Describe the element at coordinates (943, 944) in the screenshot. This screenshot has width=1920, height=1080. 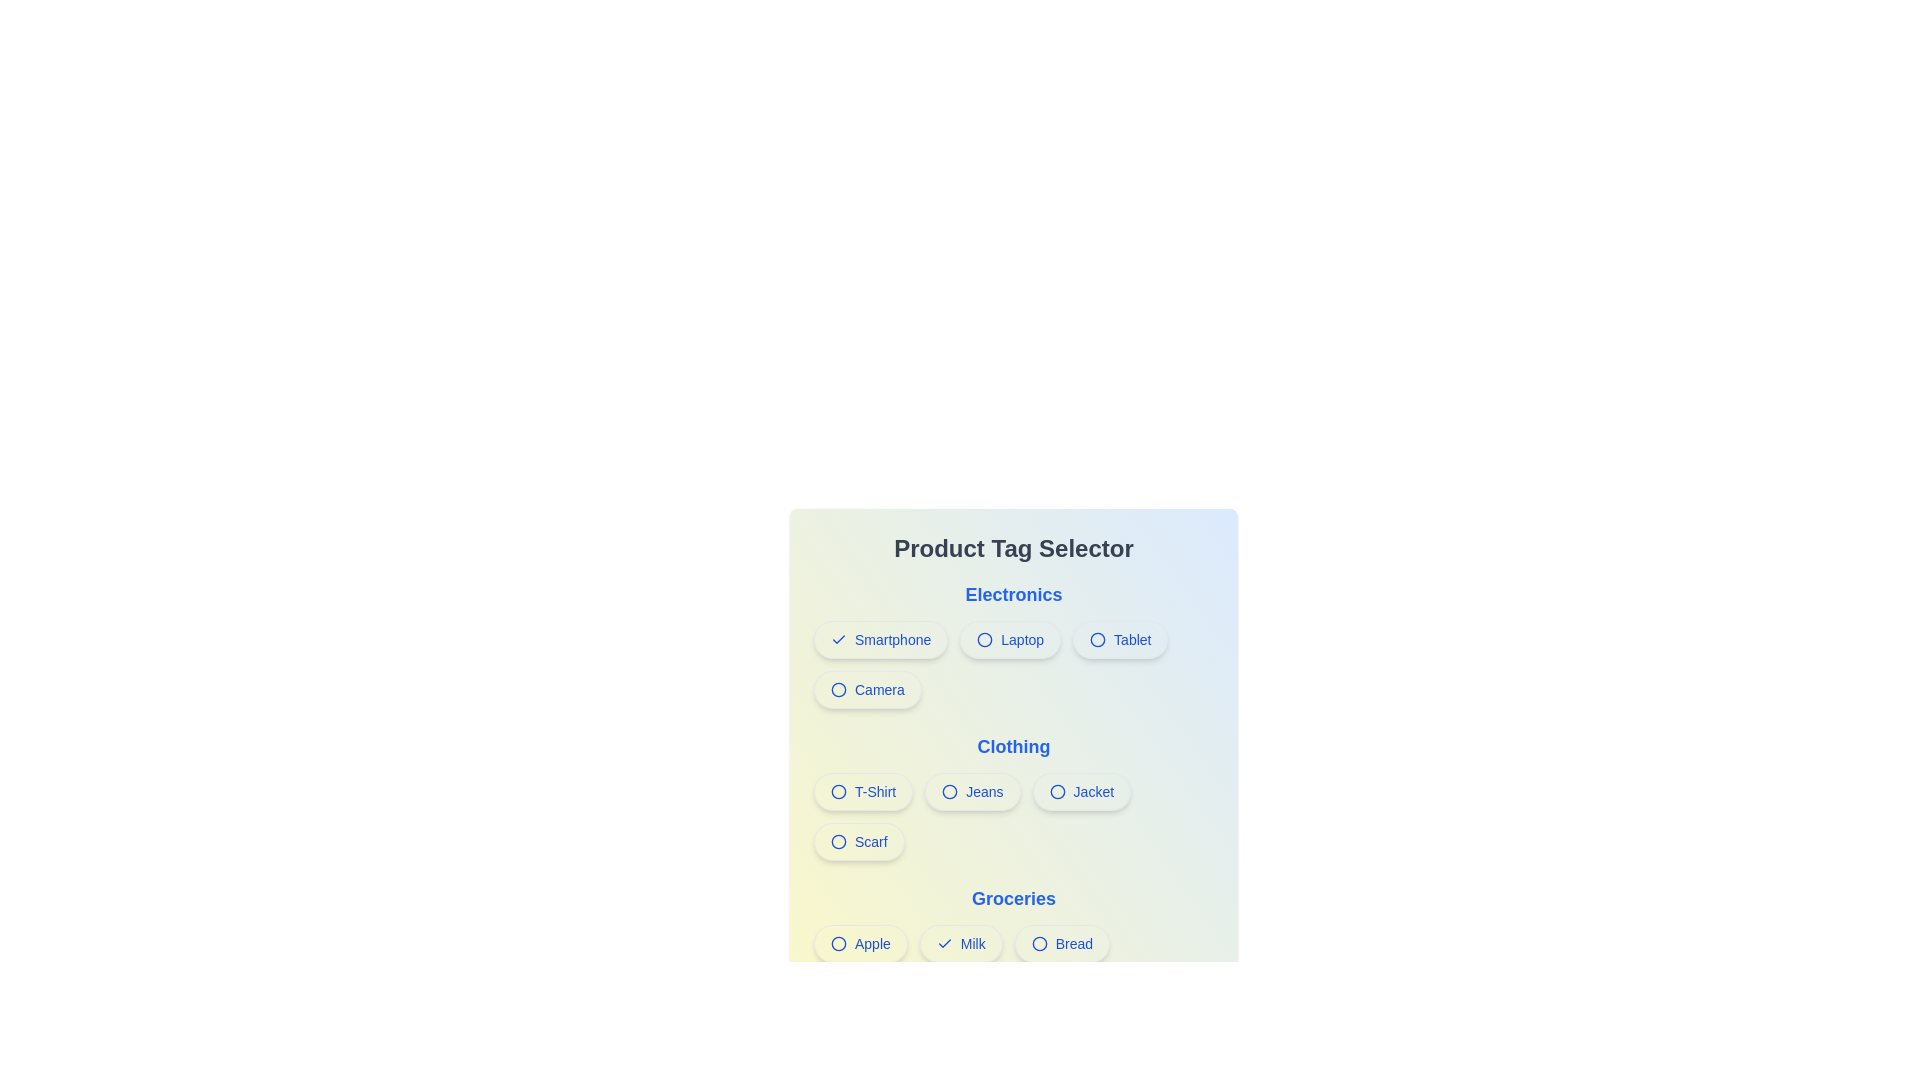
I see `the checkmark icon located inside the 'Milk' button in the 'Groceries' section of the interface` at that location.